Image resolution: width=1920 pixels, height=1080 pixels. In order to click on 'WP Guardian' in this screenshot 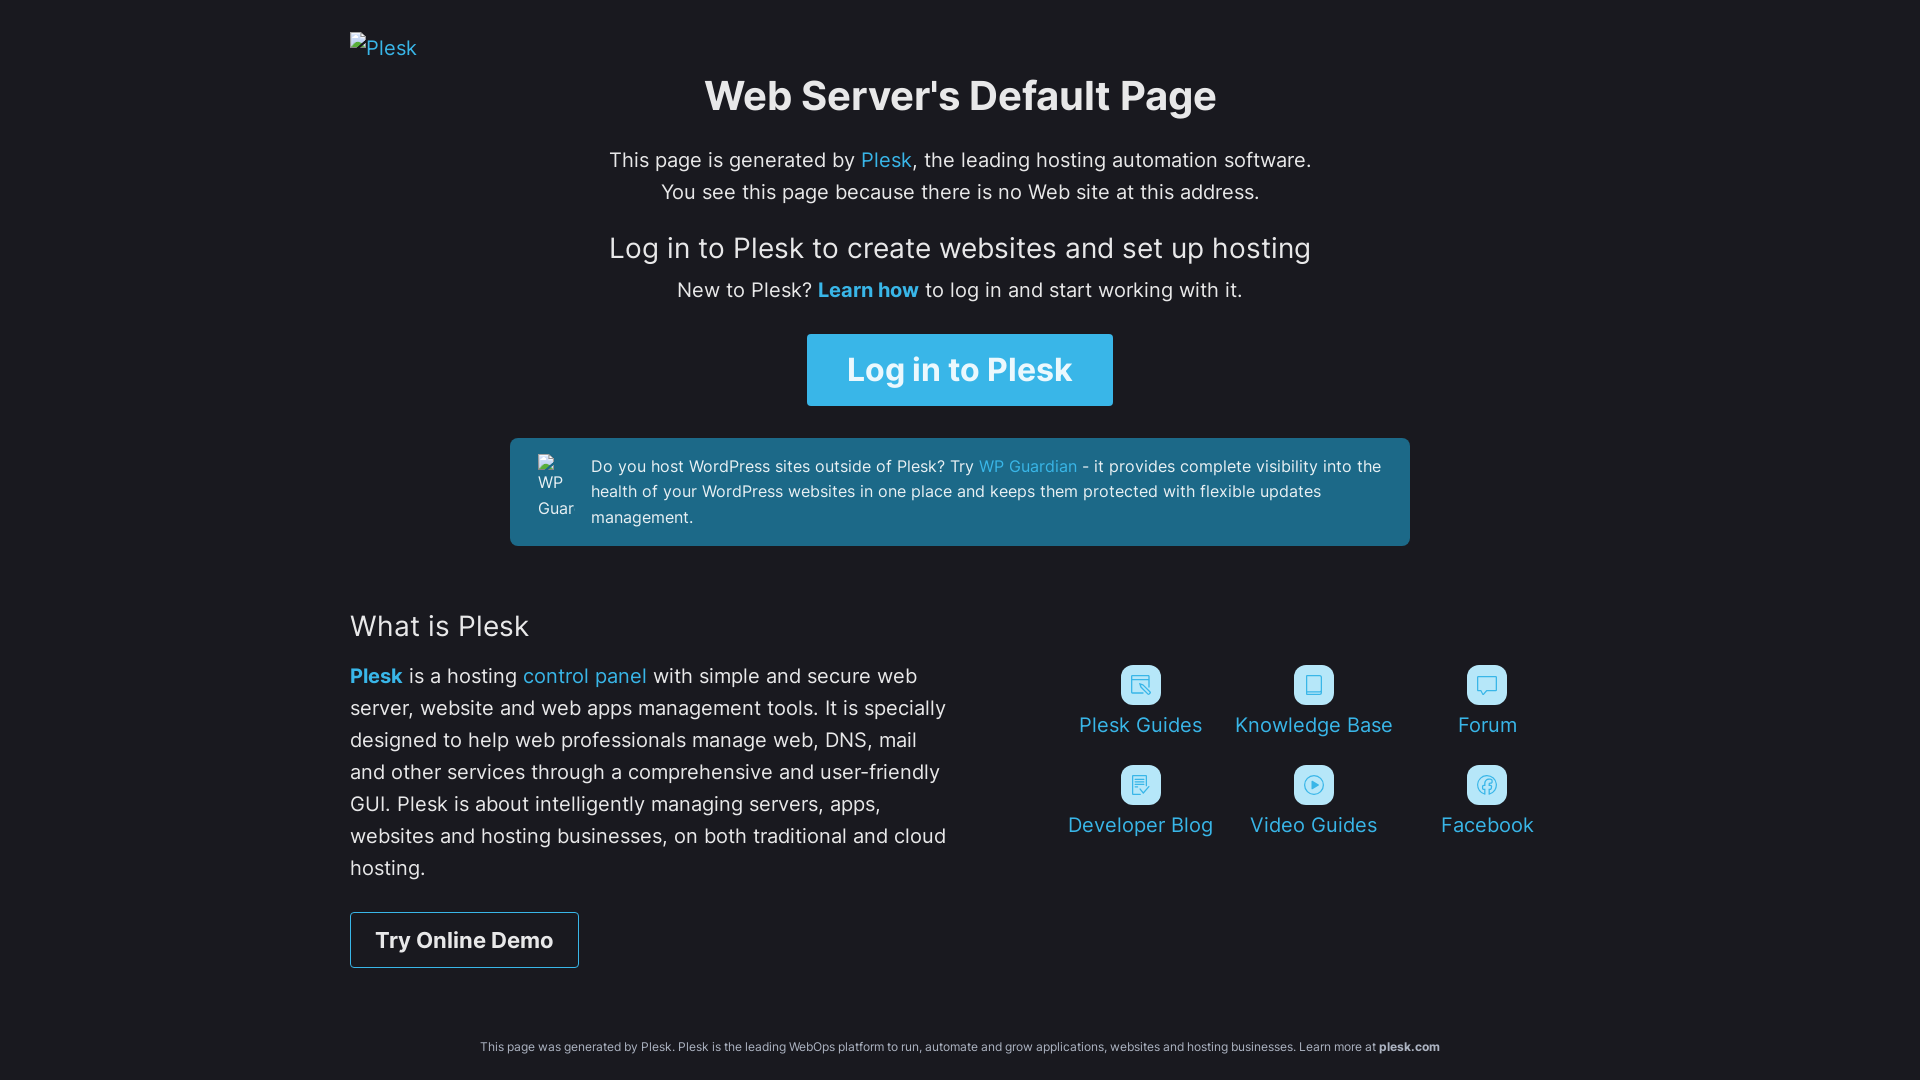, I will do `click(1027, 466)`.